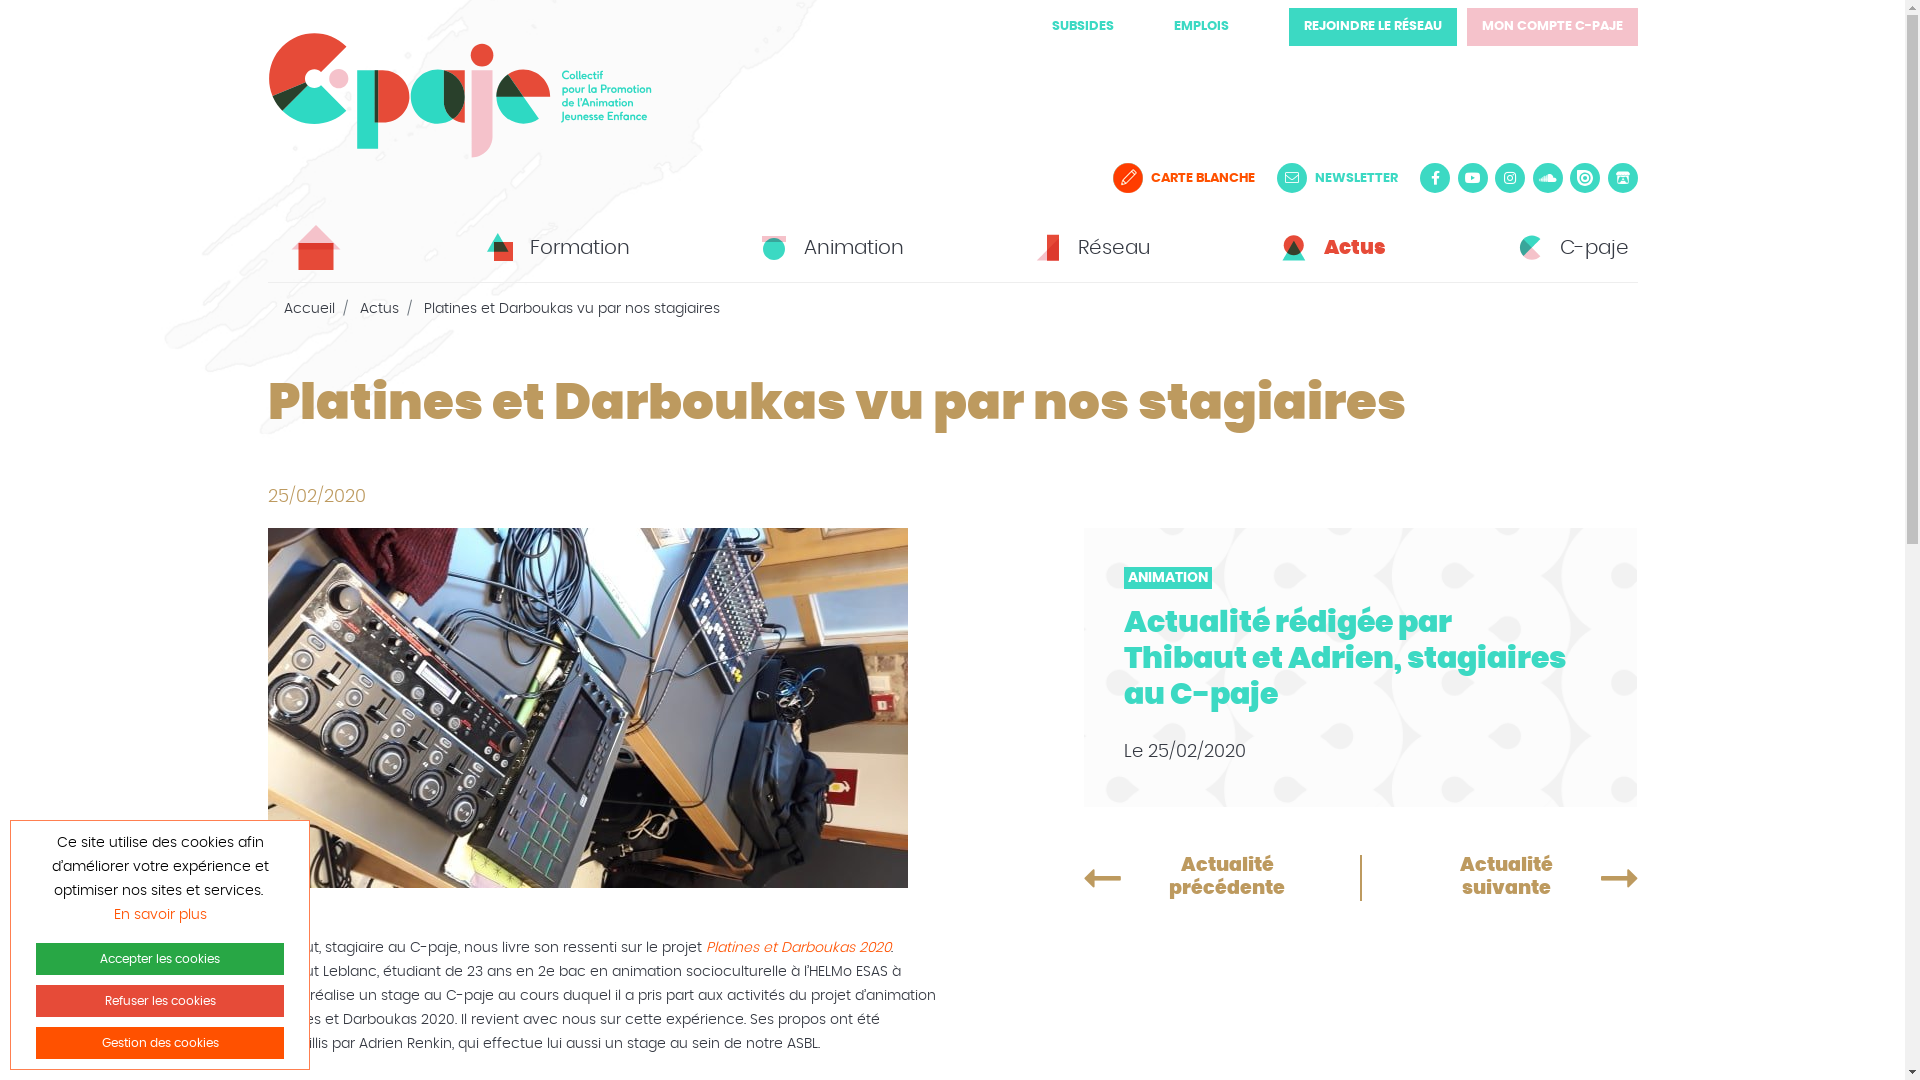 This screenshot has width=1920, height=1080. I want to click on 'Gestion des cookies', so click(158, 1041).